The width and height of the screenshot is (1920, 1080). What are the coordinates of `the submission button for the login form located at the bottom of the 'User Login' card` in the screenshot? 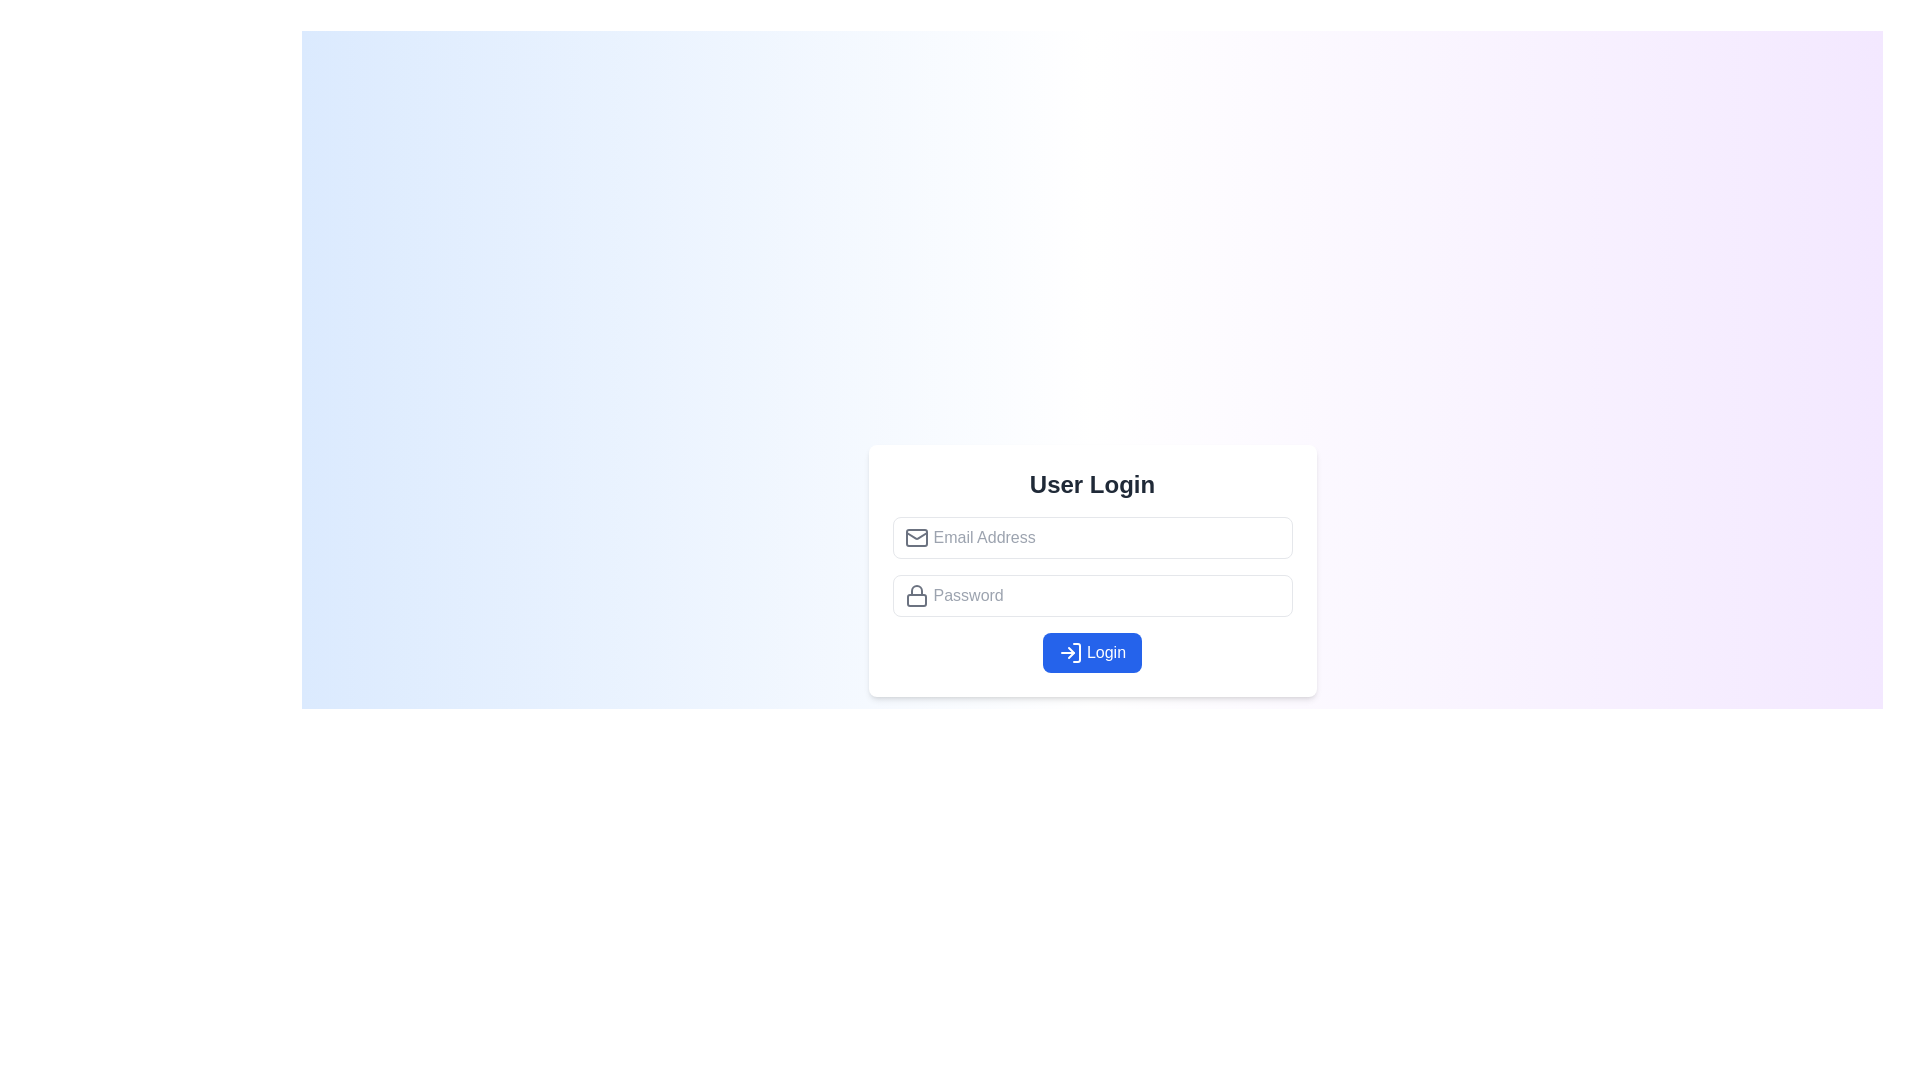 It's located at (1091, 652).